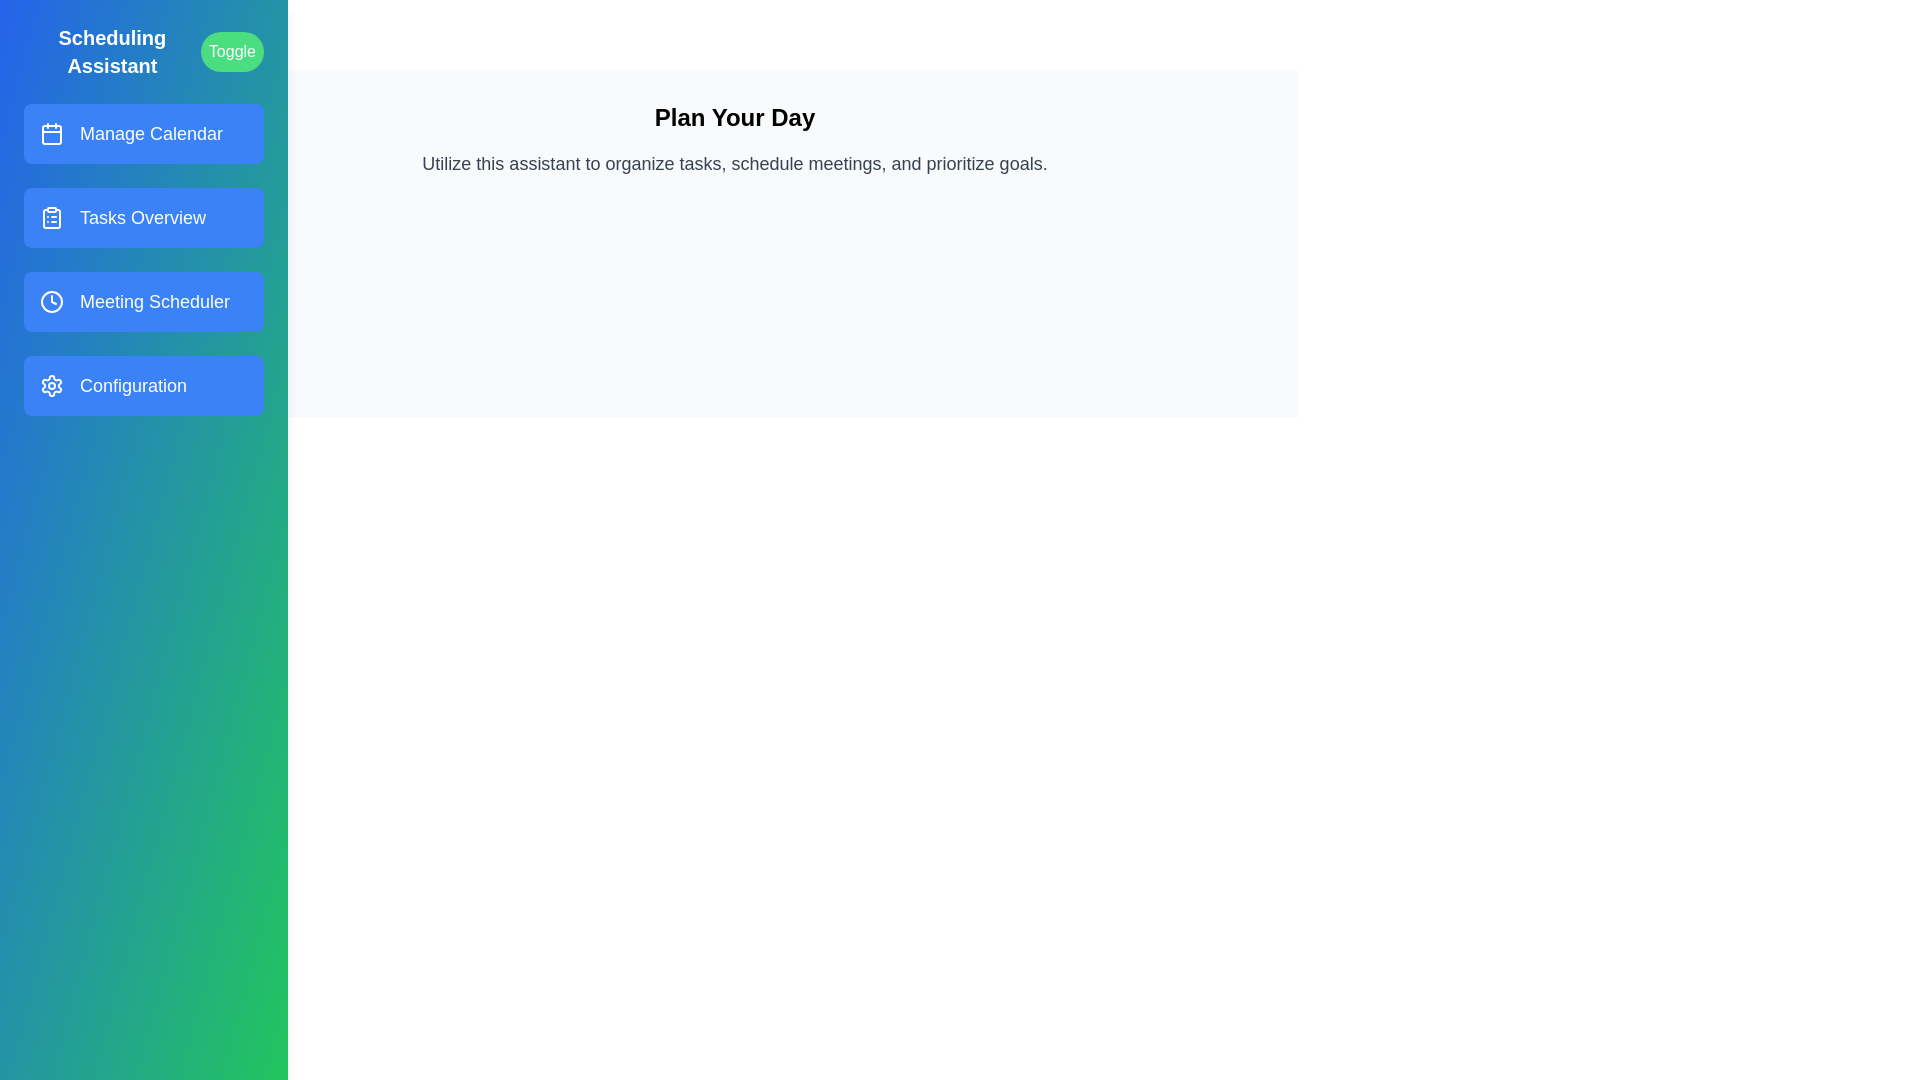  I want to click on the menu item corresponding to Meeting Scheduler, so click(143, 301).